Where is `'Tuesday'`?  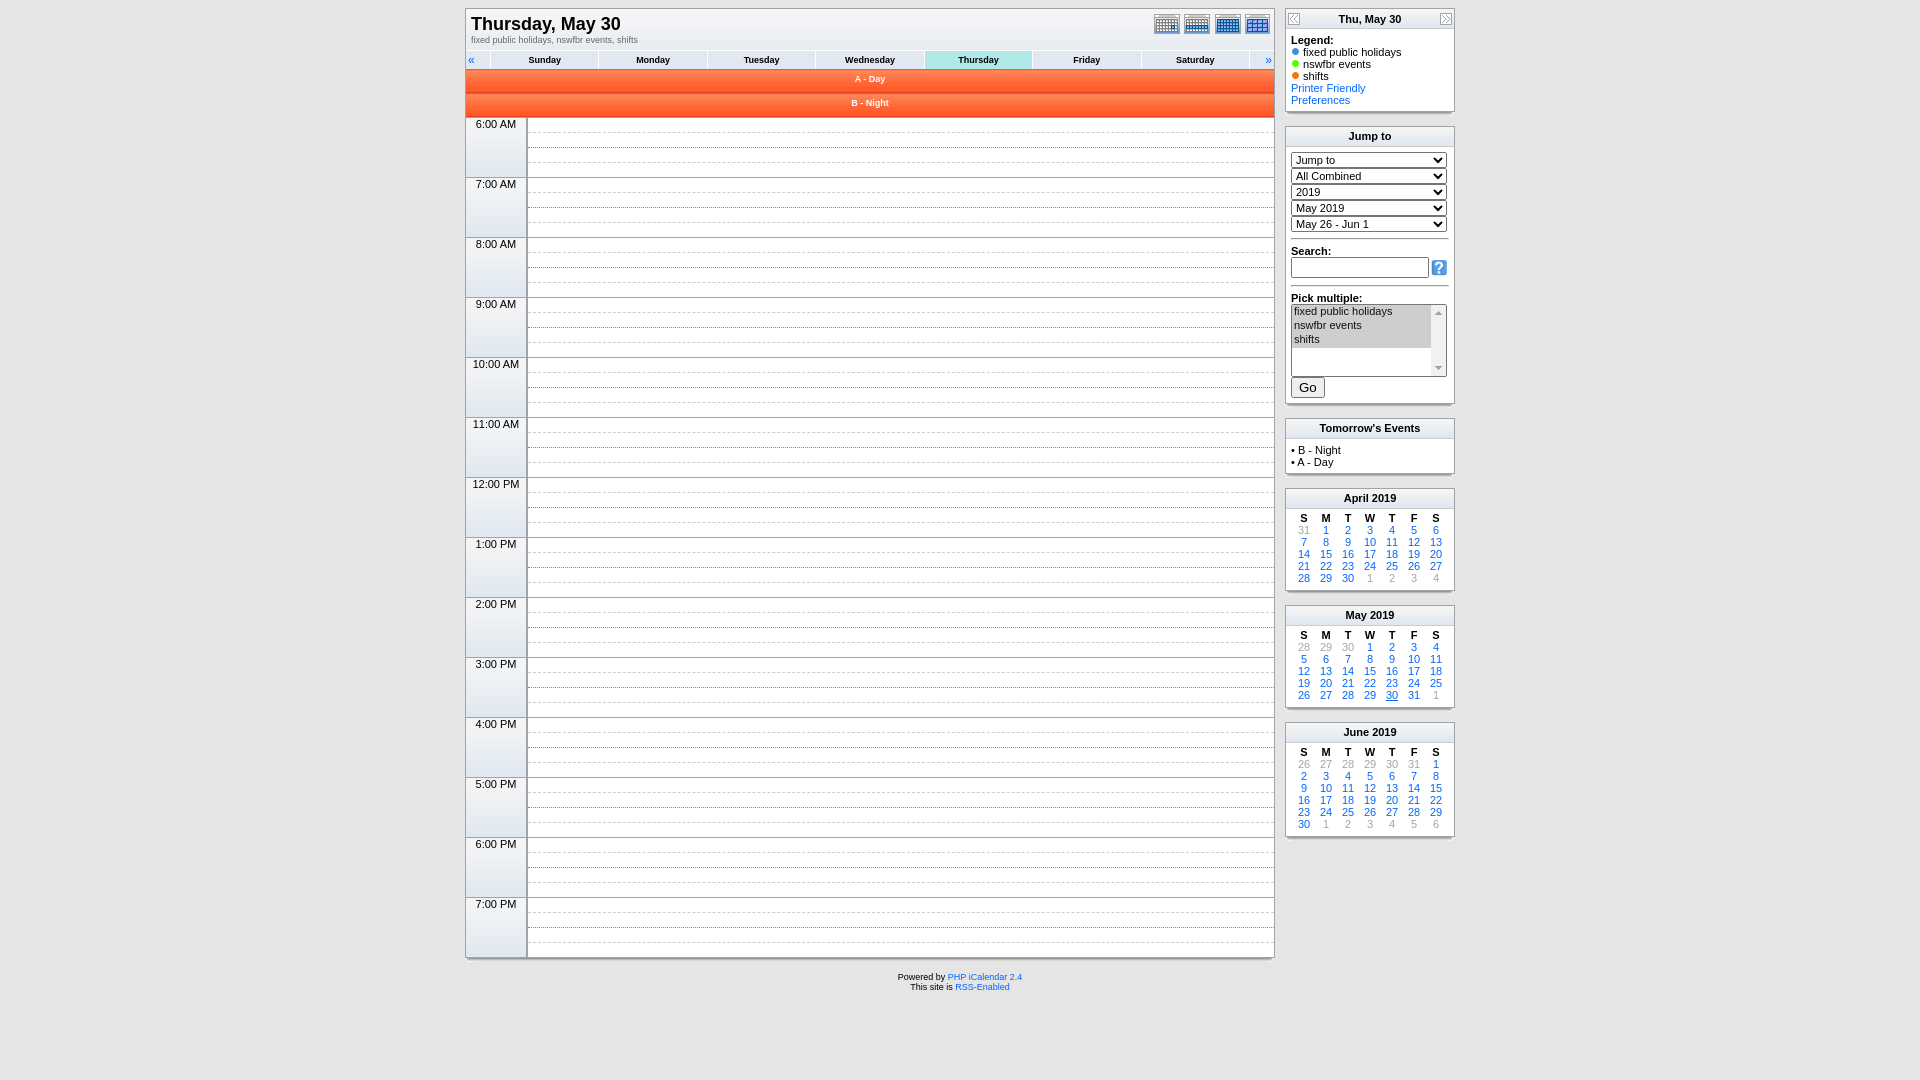 'Tuesday' is located at coordinates (761, 59).